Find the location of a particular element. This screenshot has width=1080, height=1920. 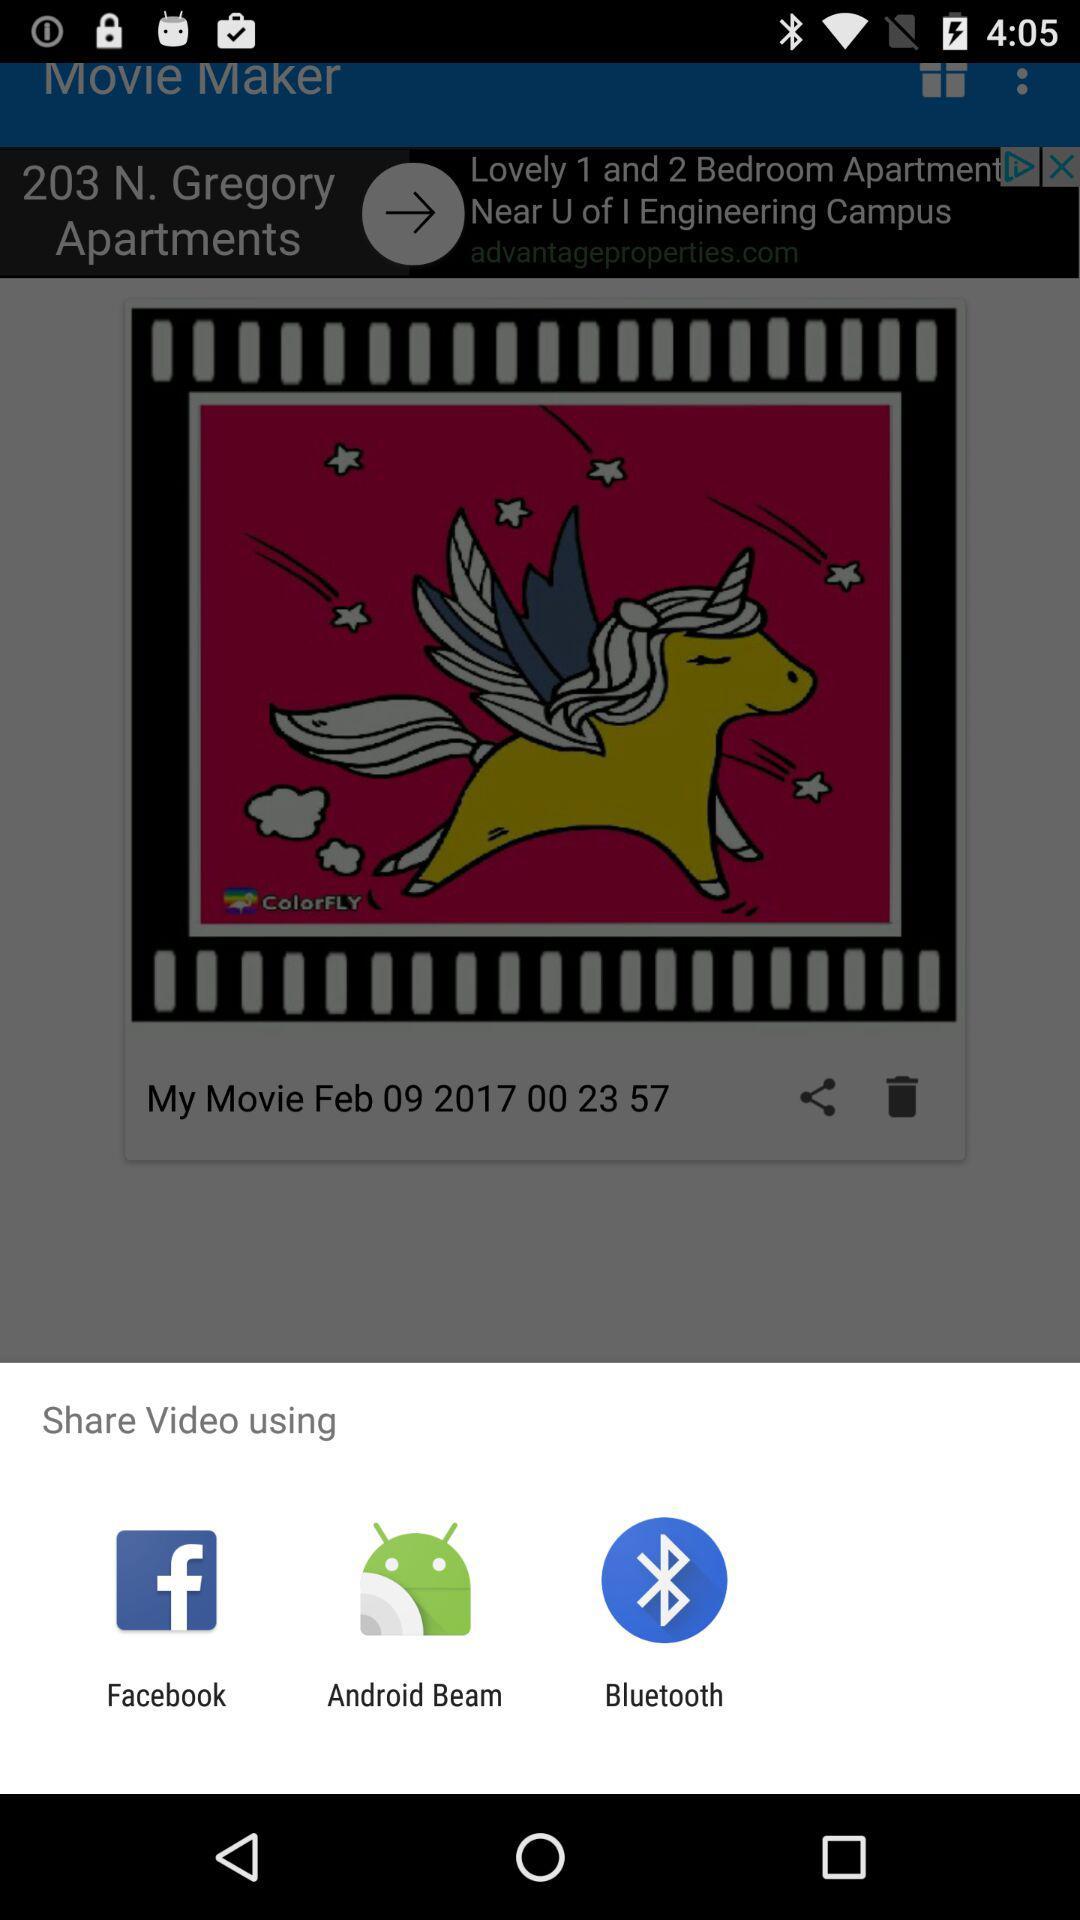

icon next to the bluetooth app is located at coordinates (414, 1711).